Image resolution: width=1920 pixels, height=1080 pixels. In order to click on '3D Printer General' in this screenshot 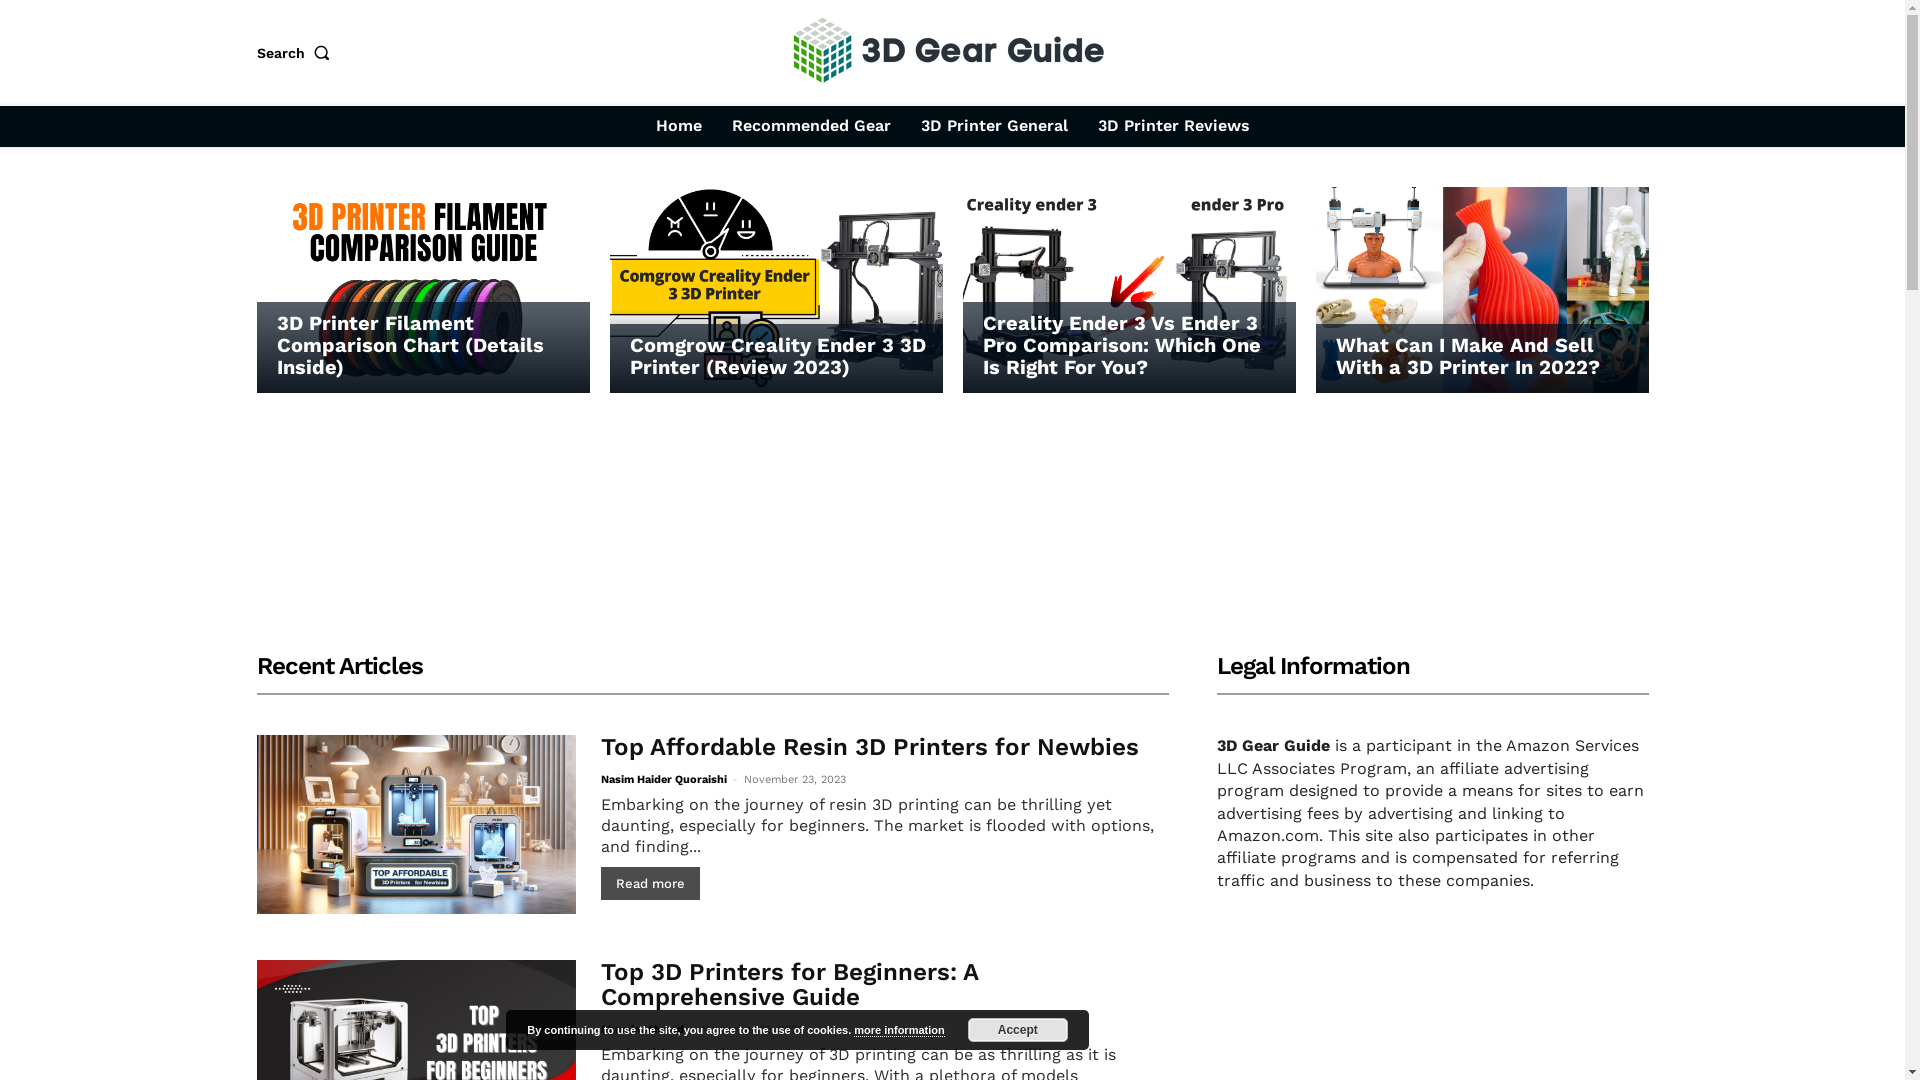, I will do `click(909, 126)`.